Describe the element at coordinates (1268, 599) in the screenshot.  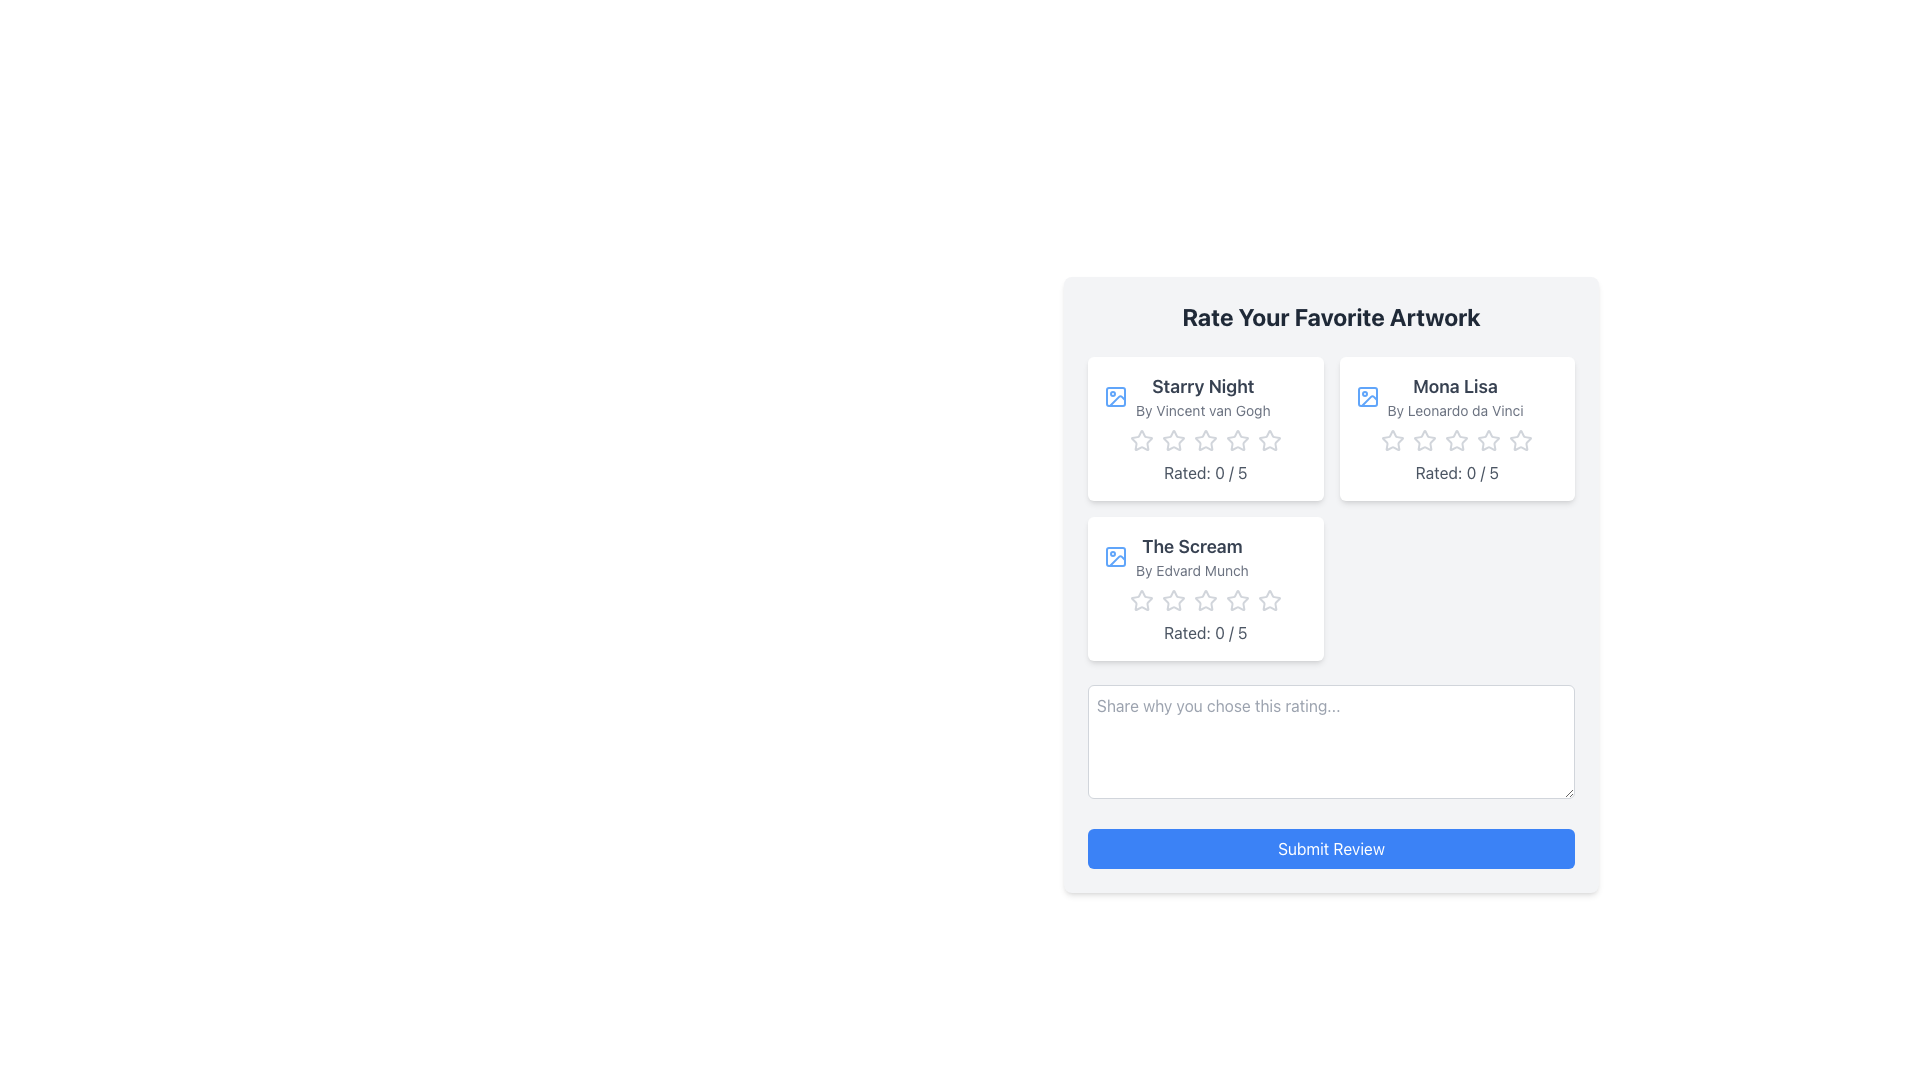
I see `the star-shaped icon` at that location.